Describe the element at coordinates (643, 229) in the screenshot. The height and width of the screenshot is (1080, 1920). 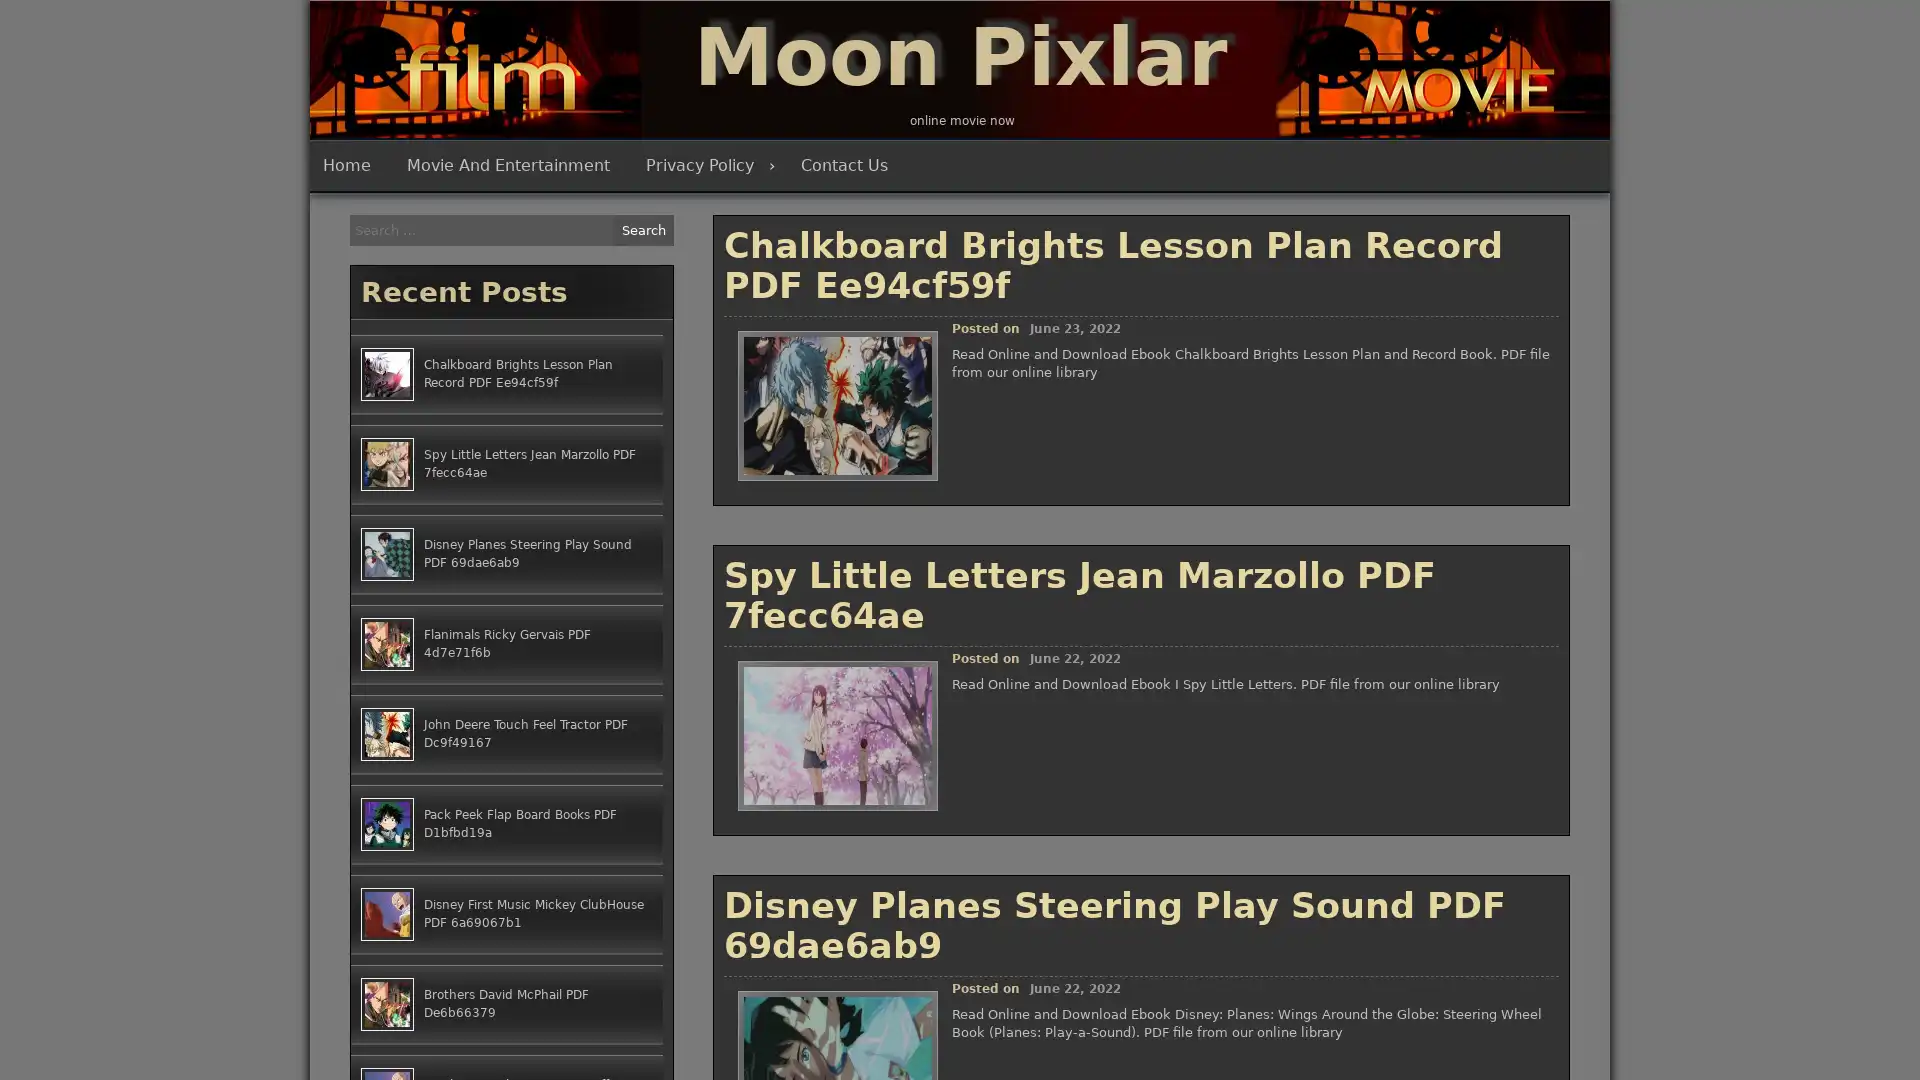
I see `Search` at that location.